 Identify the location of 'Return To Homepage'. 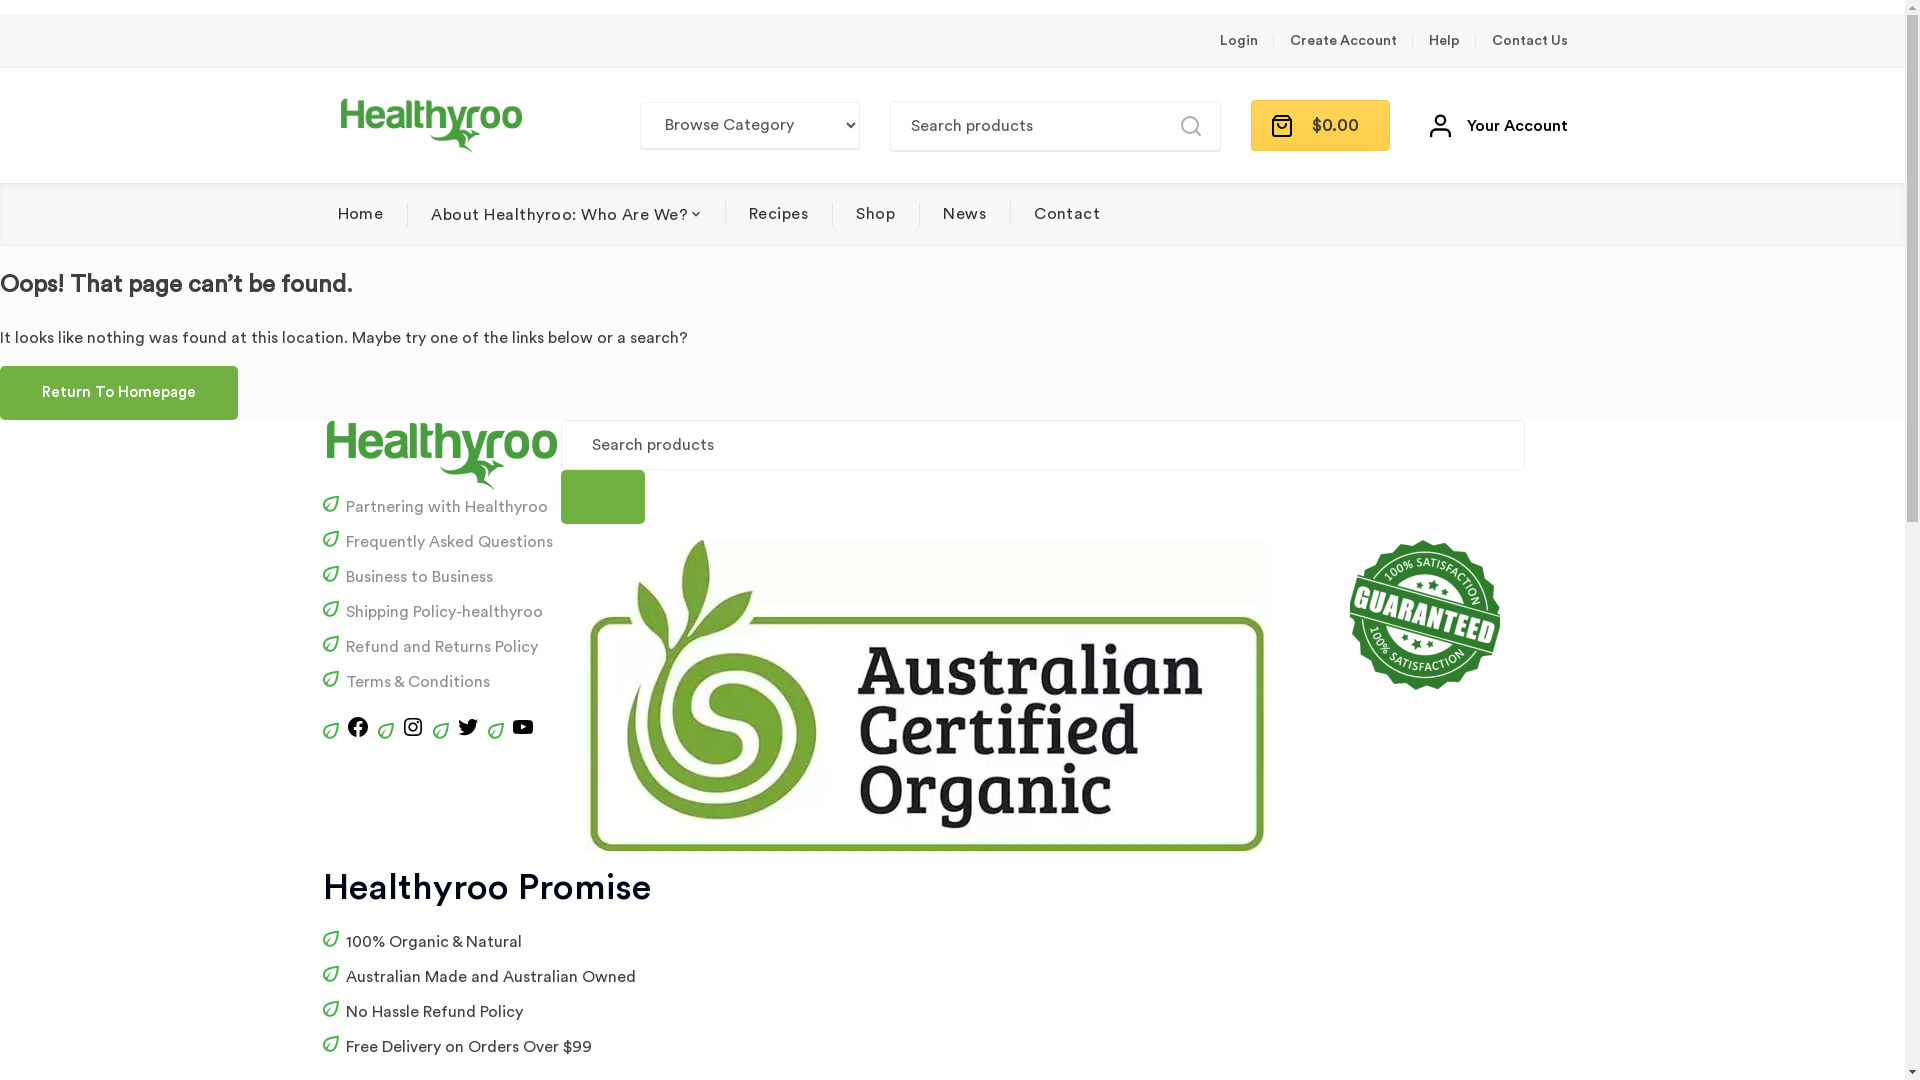
(118, 393).